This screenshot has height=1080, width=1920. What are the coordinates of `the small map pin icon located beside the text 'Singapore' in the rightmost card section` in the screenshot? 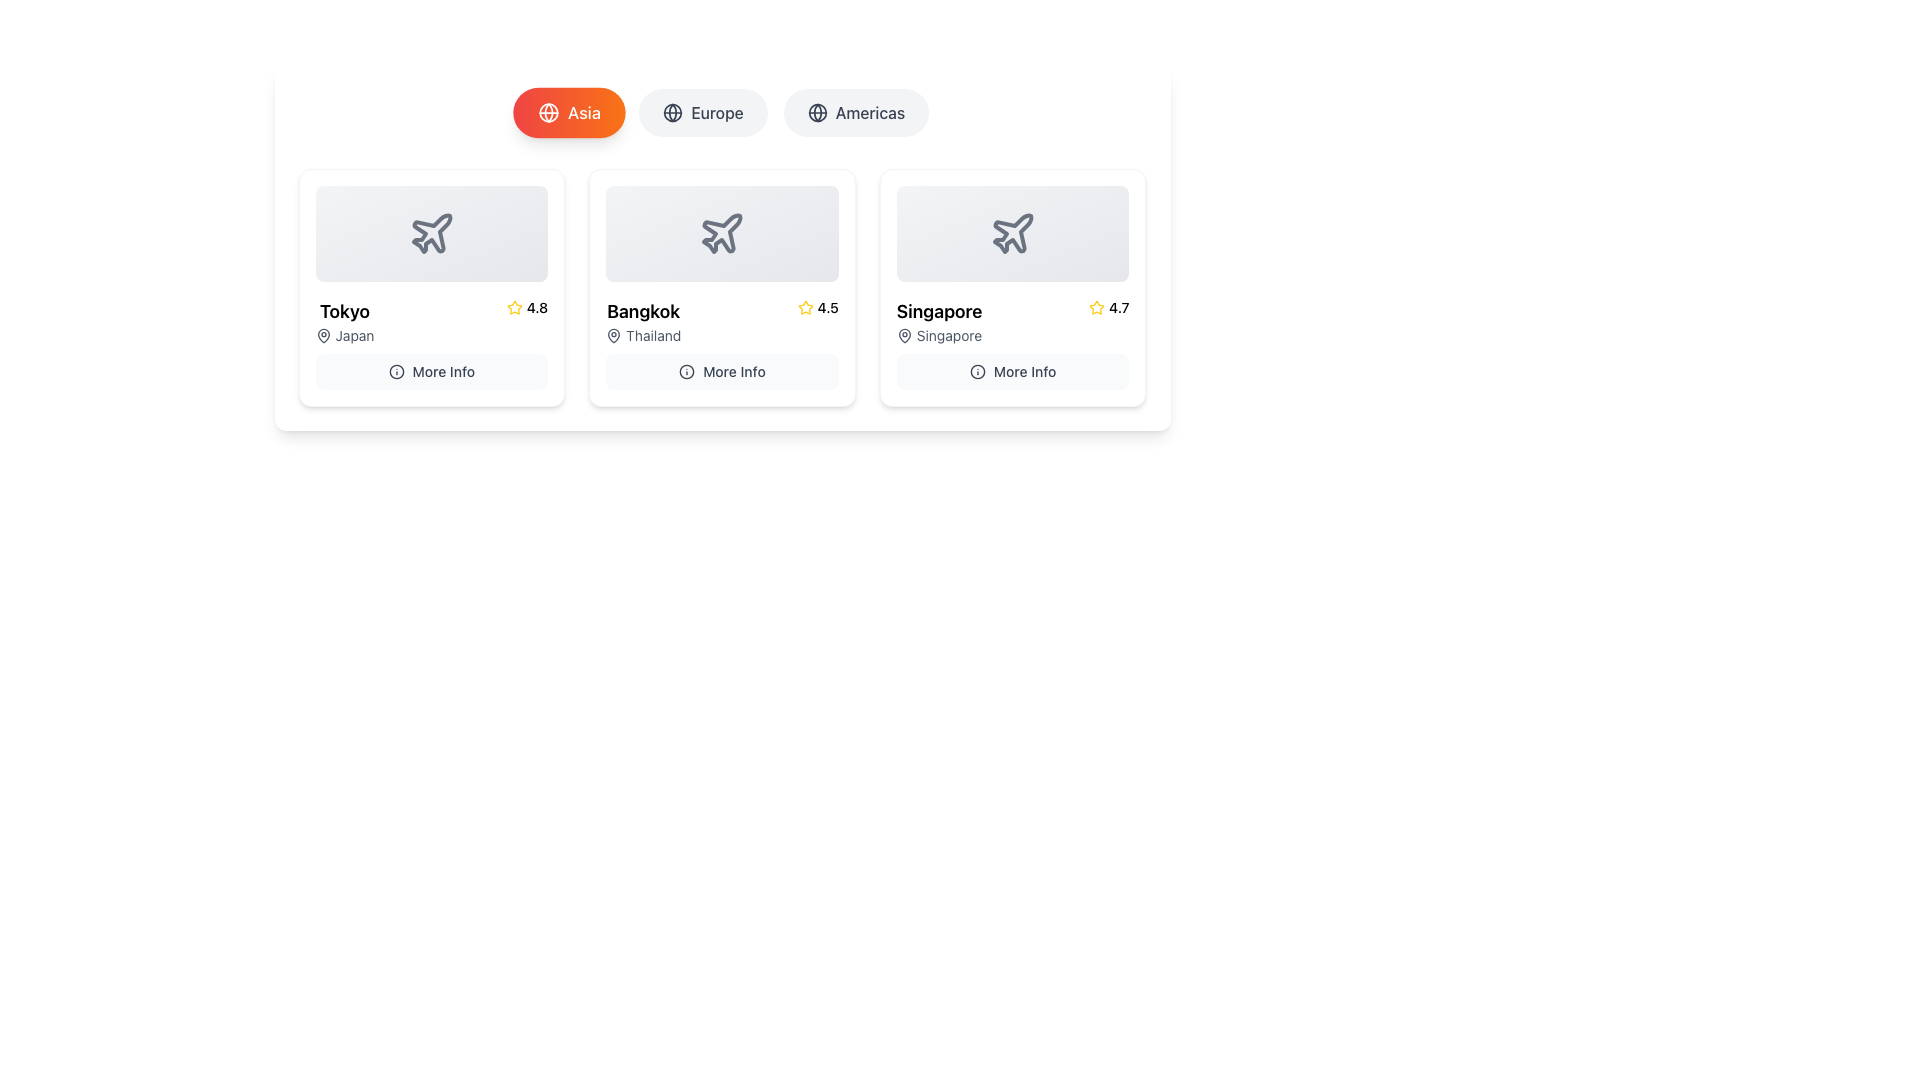 It's located at (903, 334).